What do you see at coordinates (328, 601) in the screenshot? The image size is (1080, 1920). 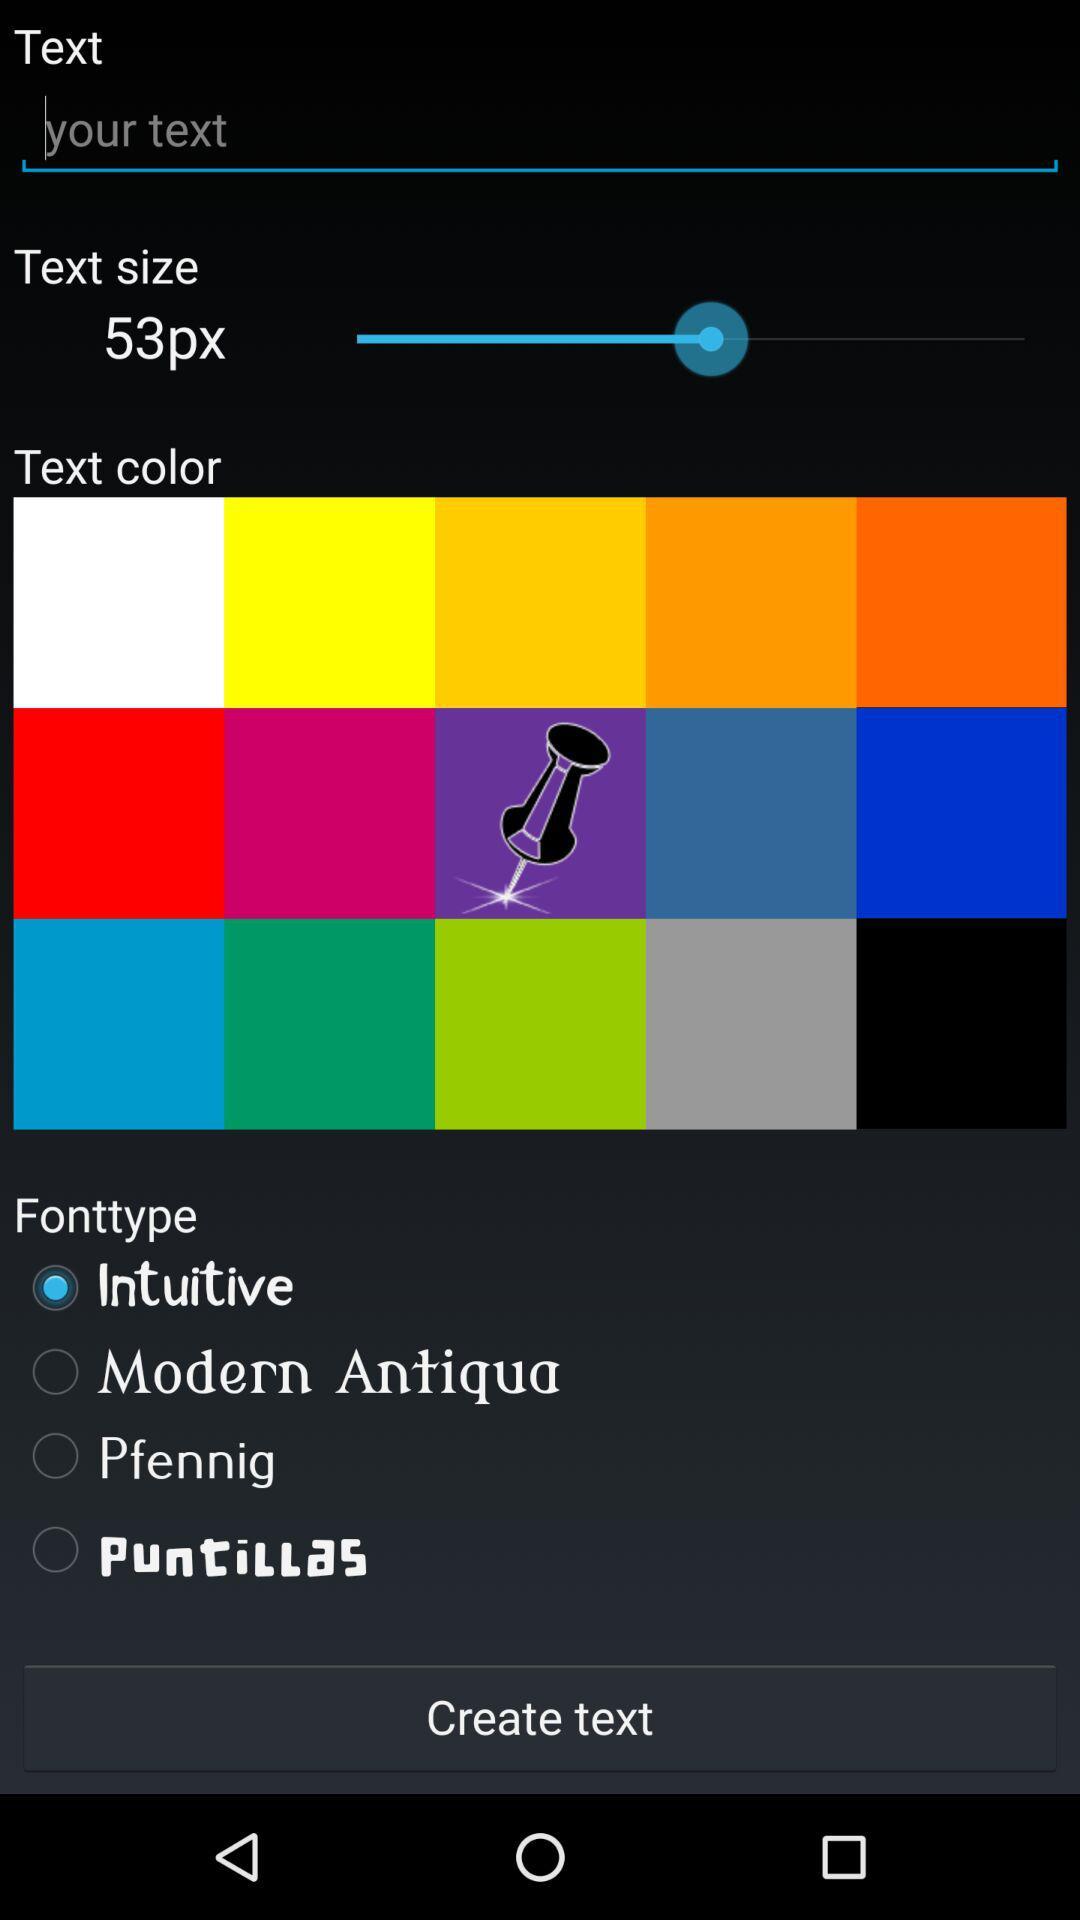 I see `pick color` at bounding box center [328, 601].